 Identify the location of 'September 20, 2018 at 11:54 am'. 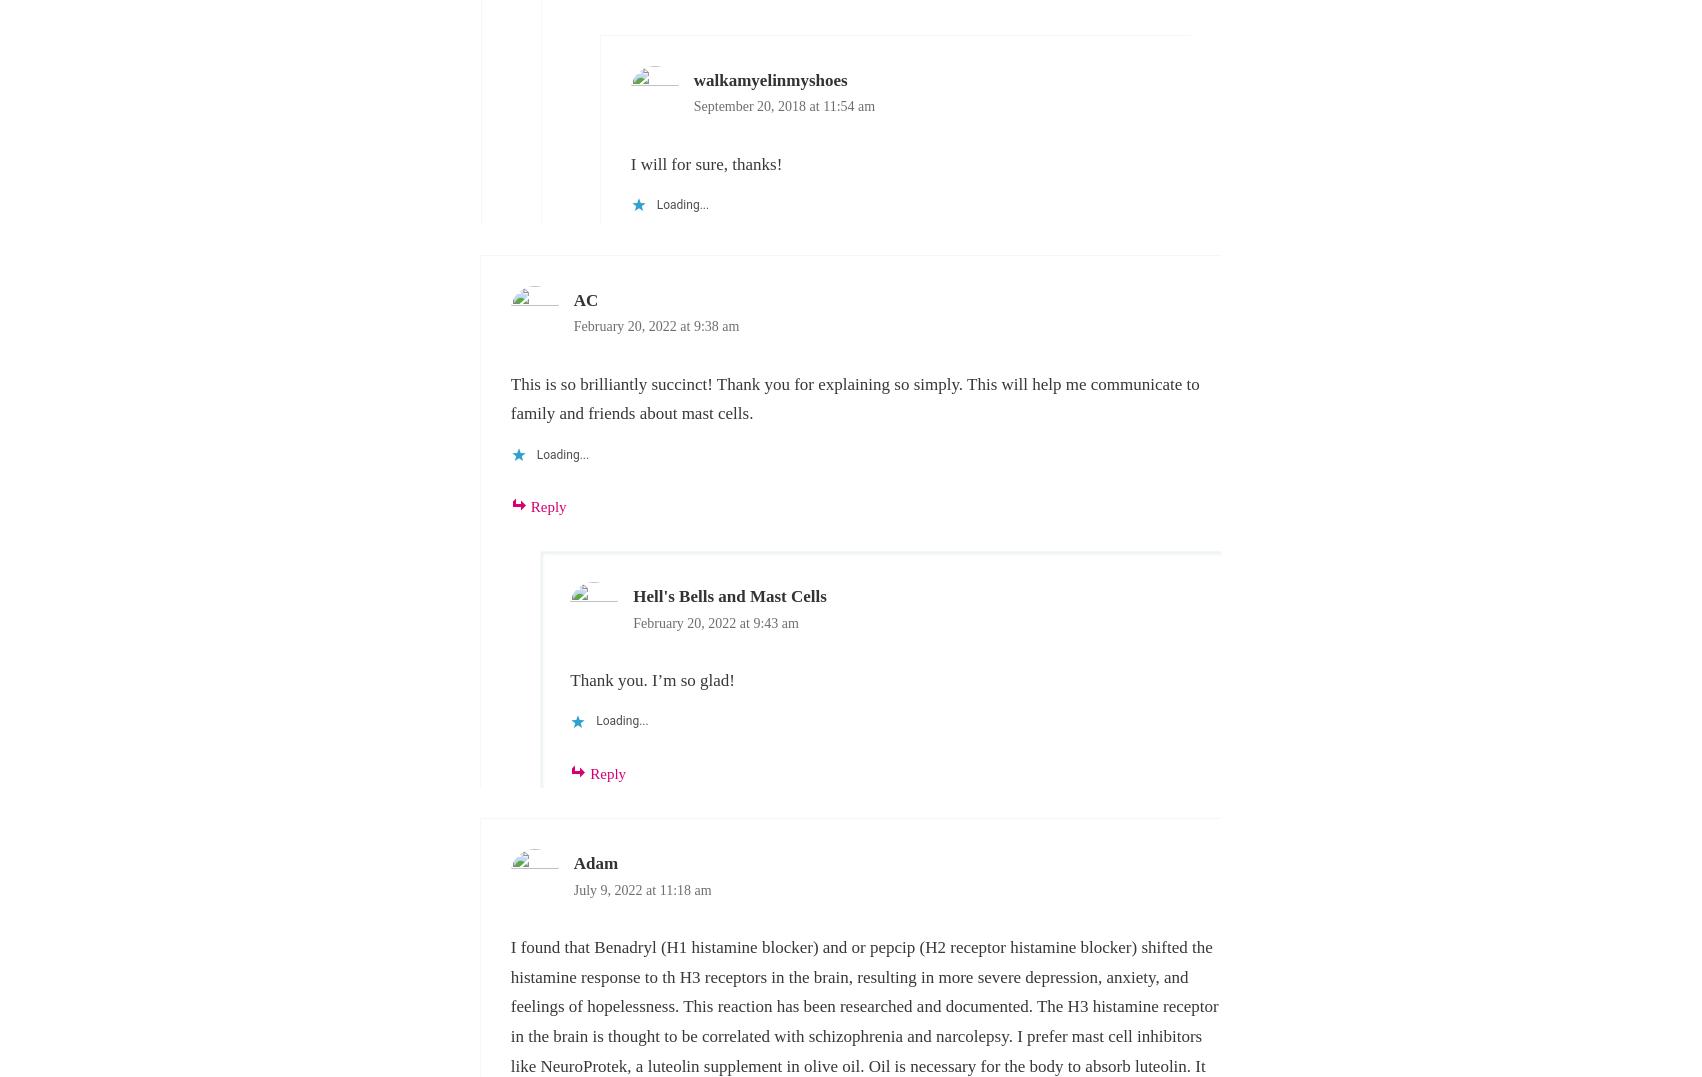
(693, 105).